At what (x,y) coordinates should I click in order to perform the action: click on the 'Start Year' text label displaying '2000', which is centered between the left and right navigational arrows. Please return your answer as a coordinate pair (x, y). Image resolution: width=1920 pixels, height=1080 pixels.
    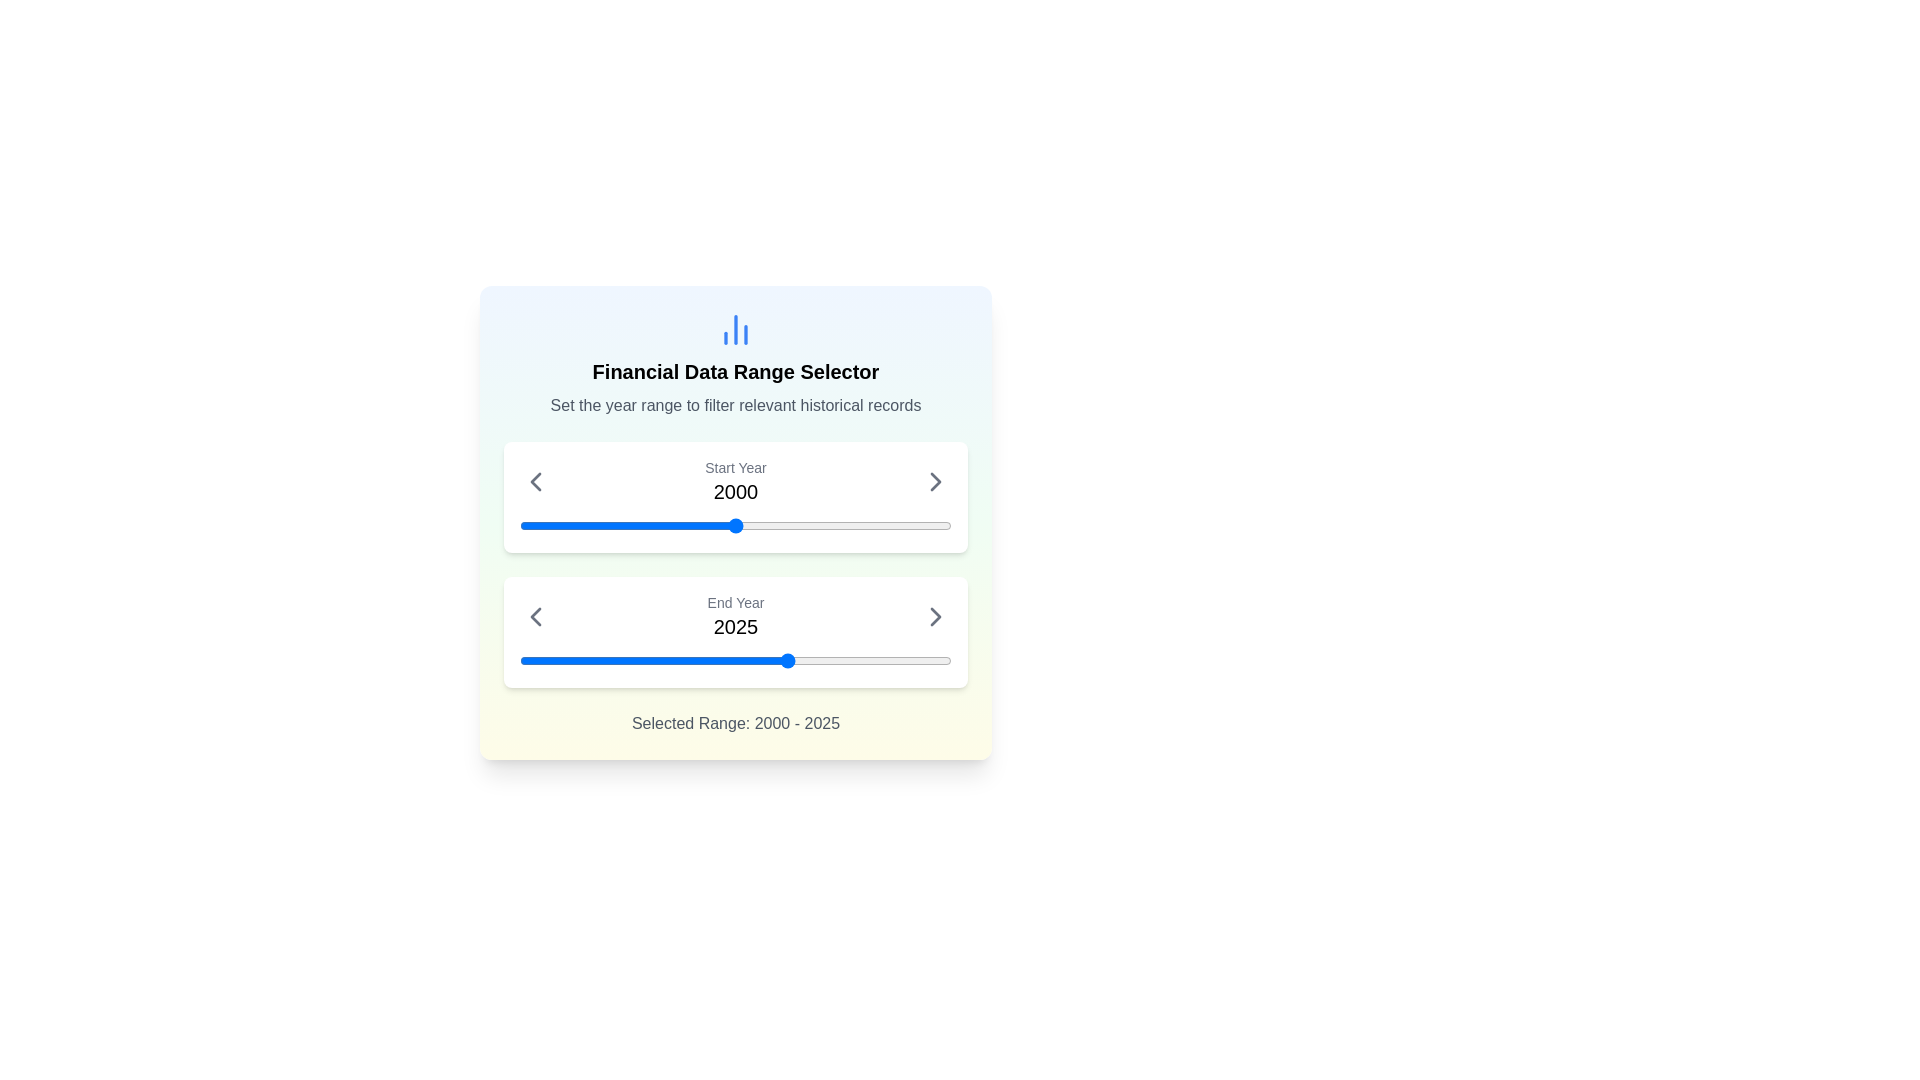
    Looking at the image, I should click on (734, 482).